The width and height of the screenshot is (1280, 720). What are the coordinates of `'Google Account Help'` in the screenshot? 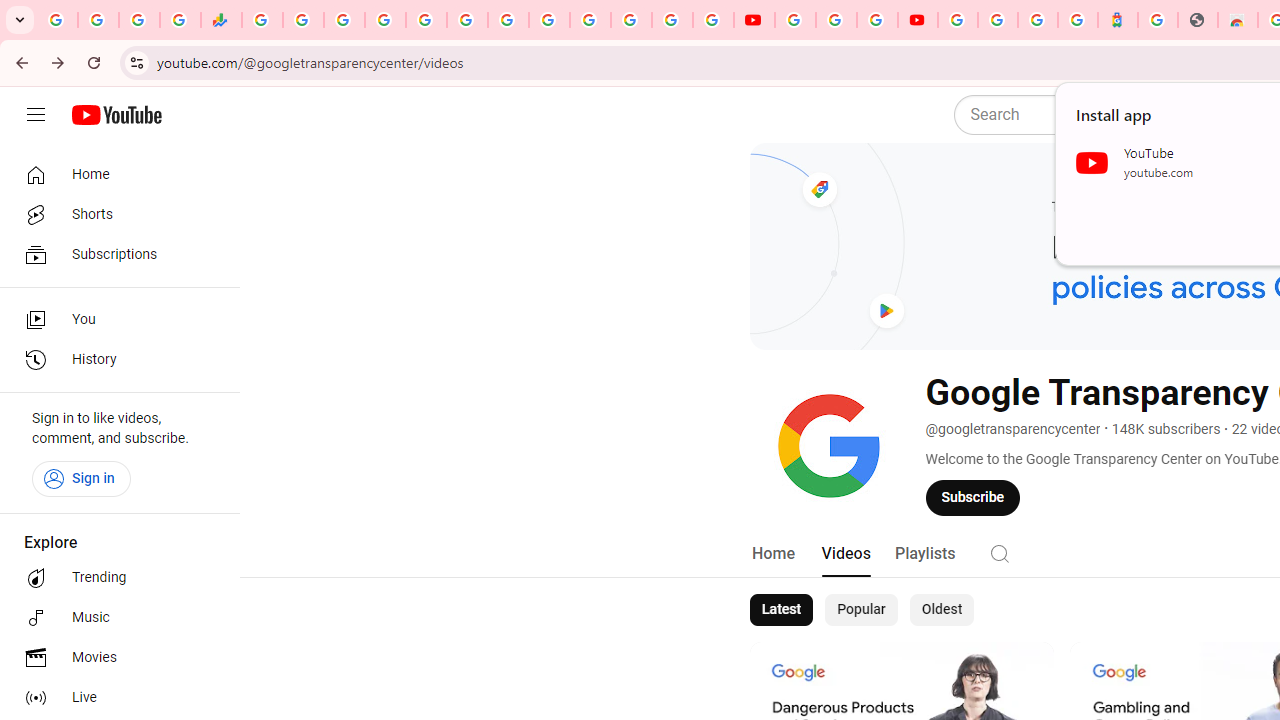 It's located at (836, 20).